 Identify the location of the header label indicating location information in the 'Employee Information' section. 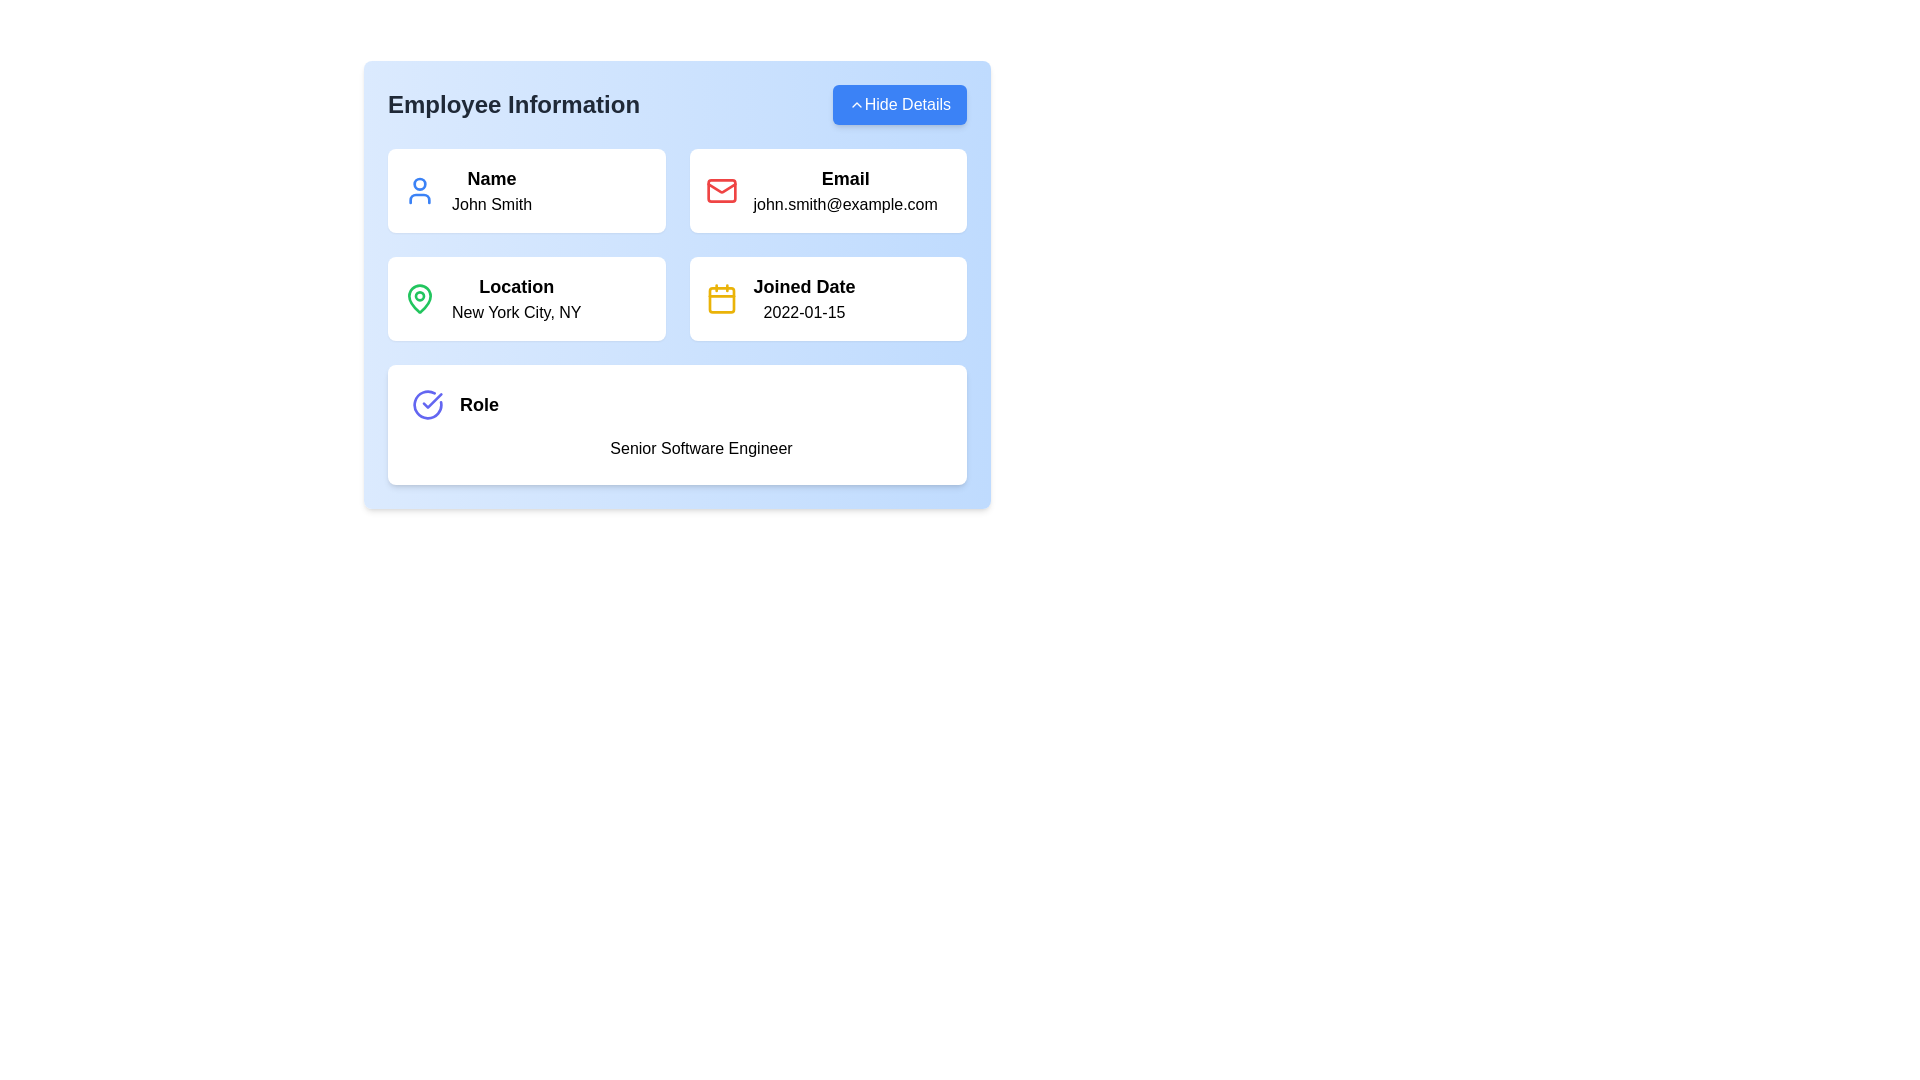
(516, 286).